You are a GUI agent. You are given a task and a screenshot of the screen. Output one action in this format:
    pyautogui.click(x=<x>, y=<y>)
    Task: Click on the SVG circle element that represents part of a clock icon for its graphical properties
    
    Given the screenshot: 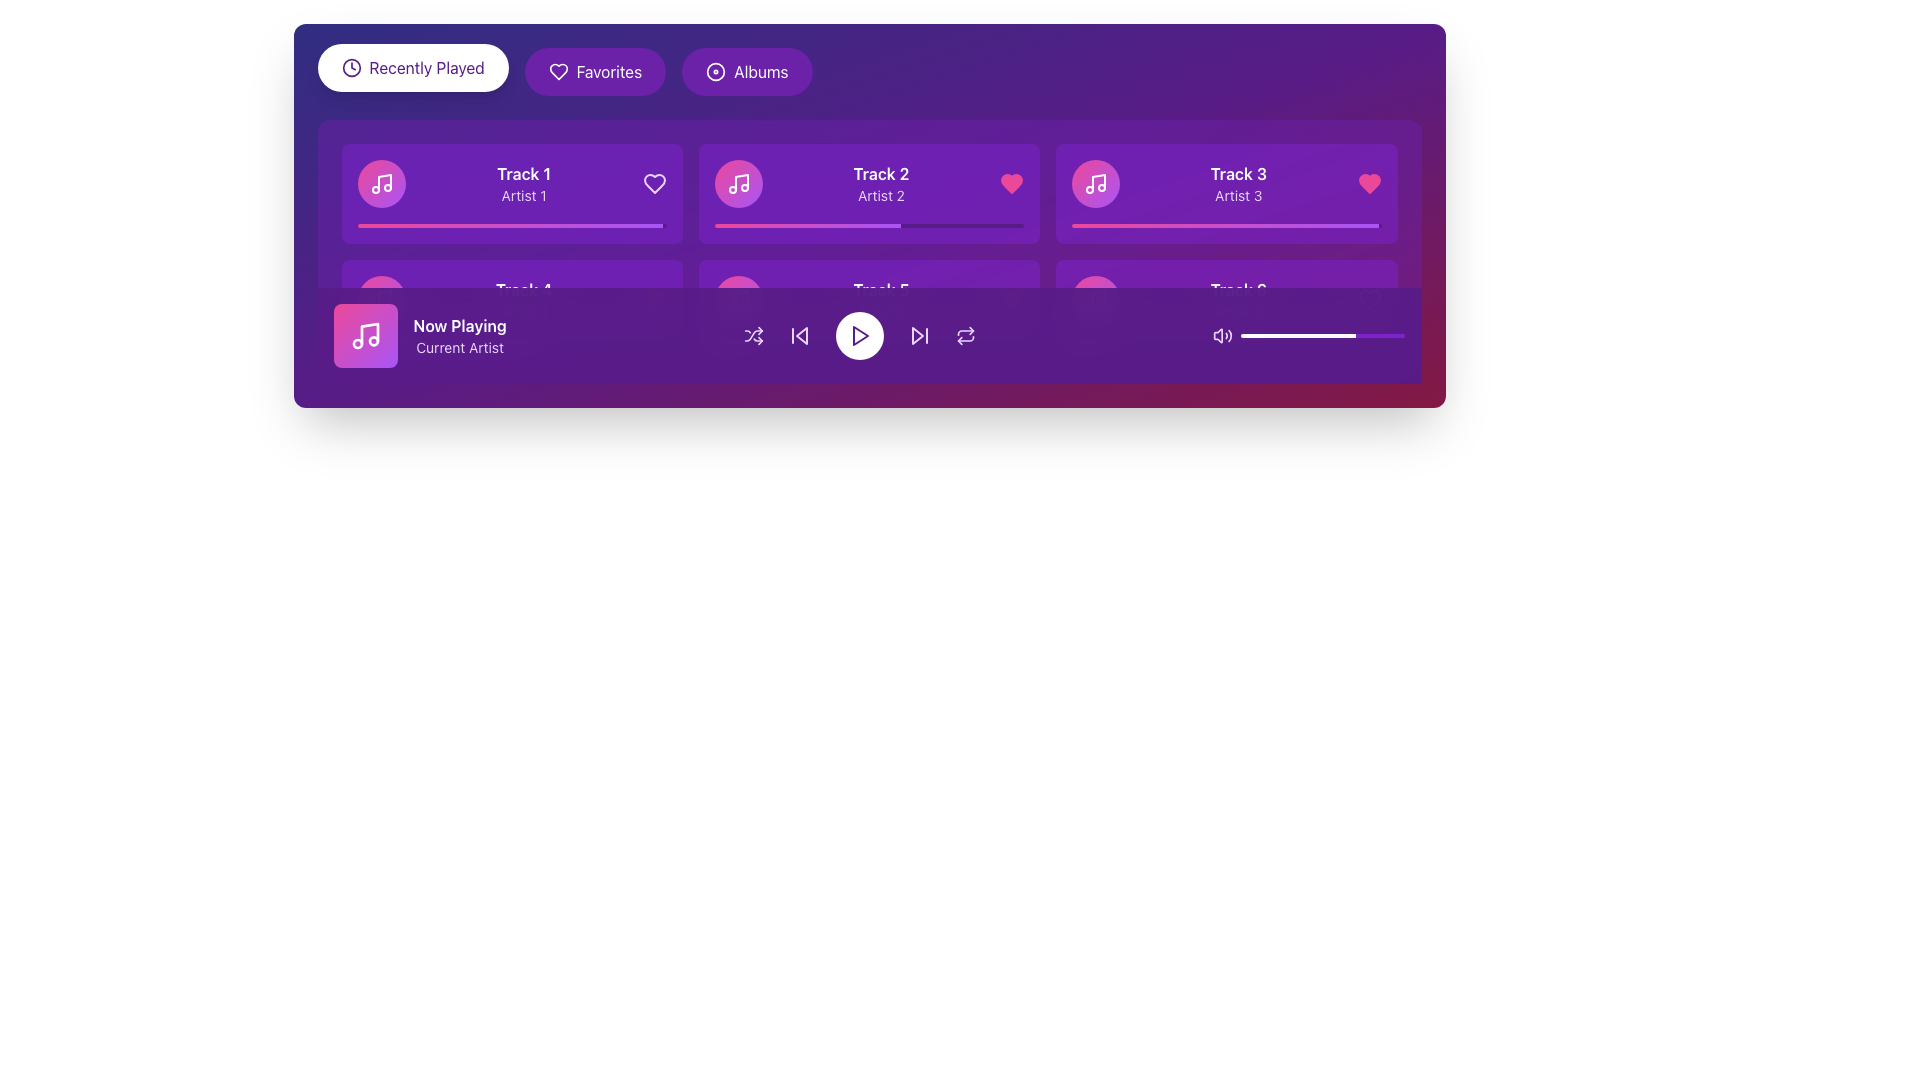 What is the action you would take?
    pyautogui.click(x=351, y=67)
    